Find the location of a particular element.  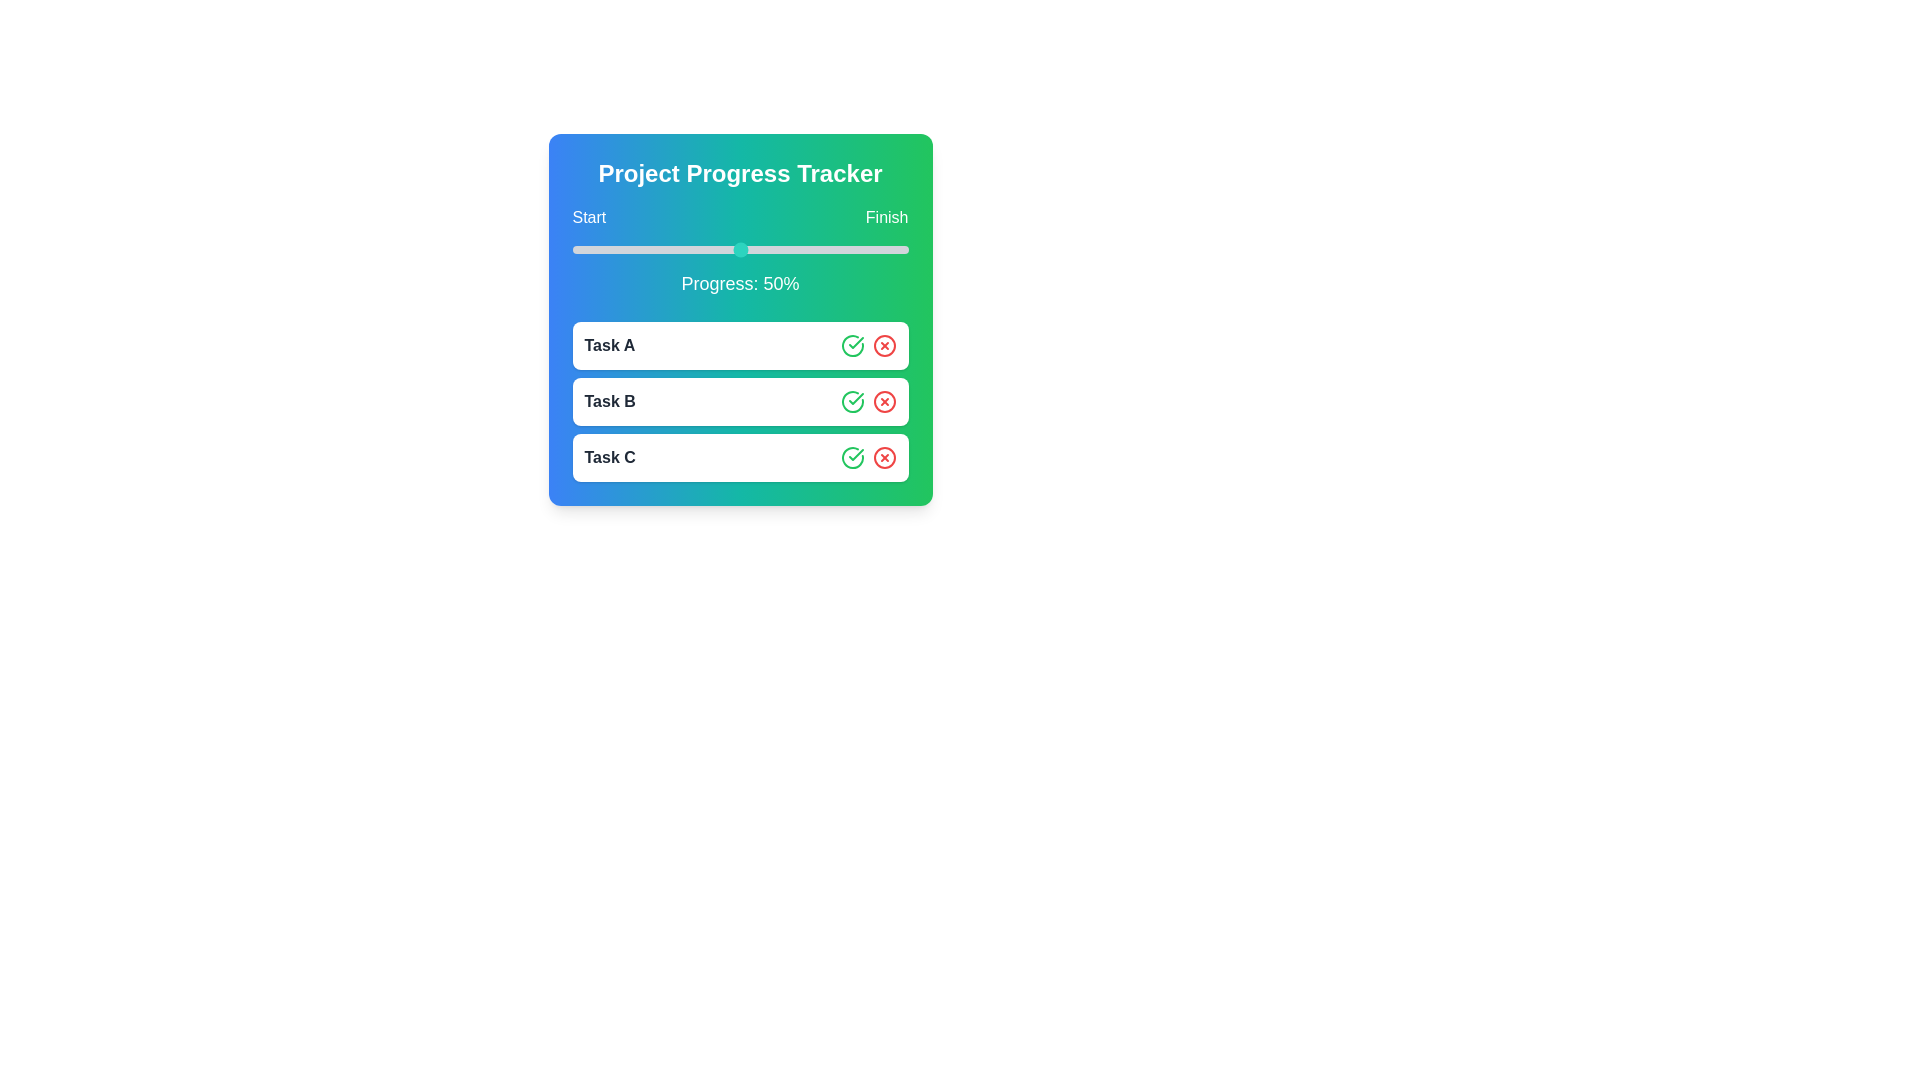

the progress bar to set the progress to 98% is located at coordinates (900, 249).